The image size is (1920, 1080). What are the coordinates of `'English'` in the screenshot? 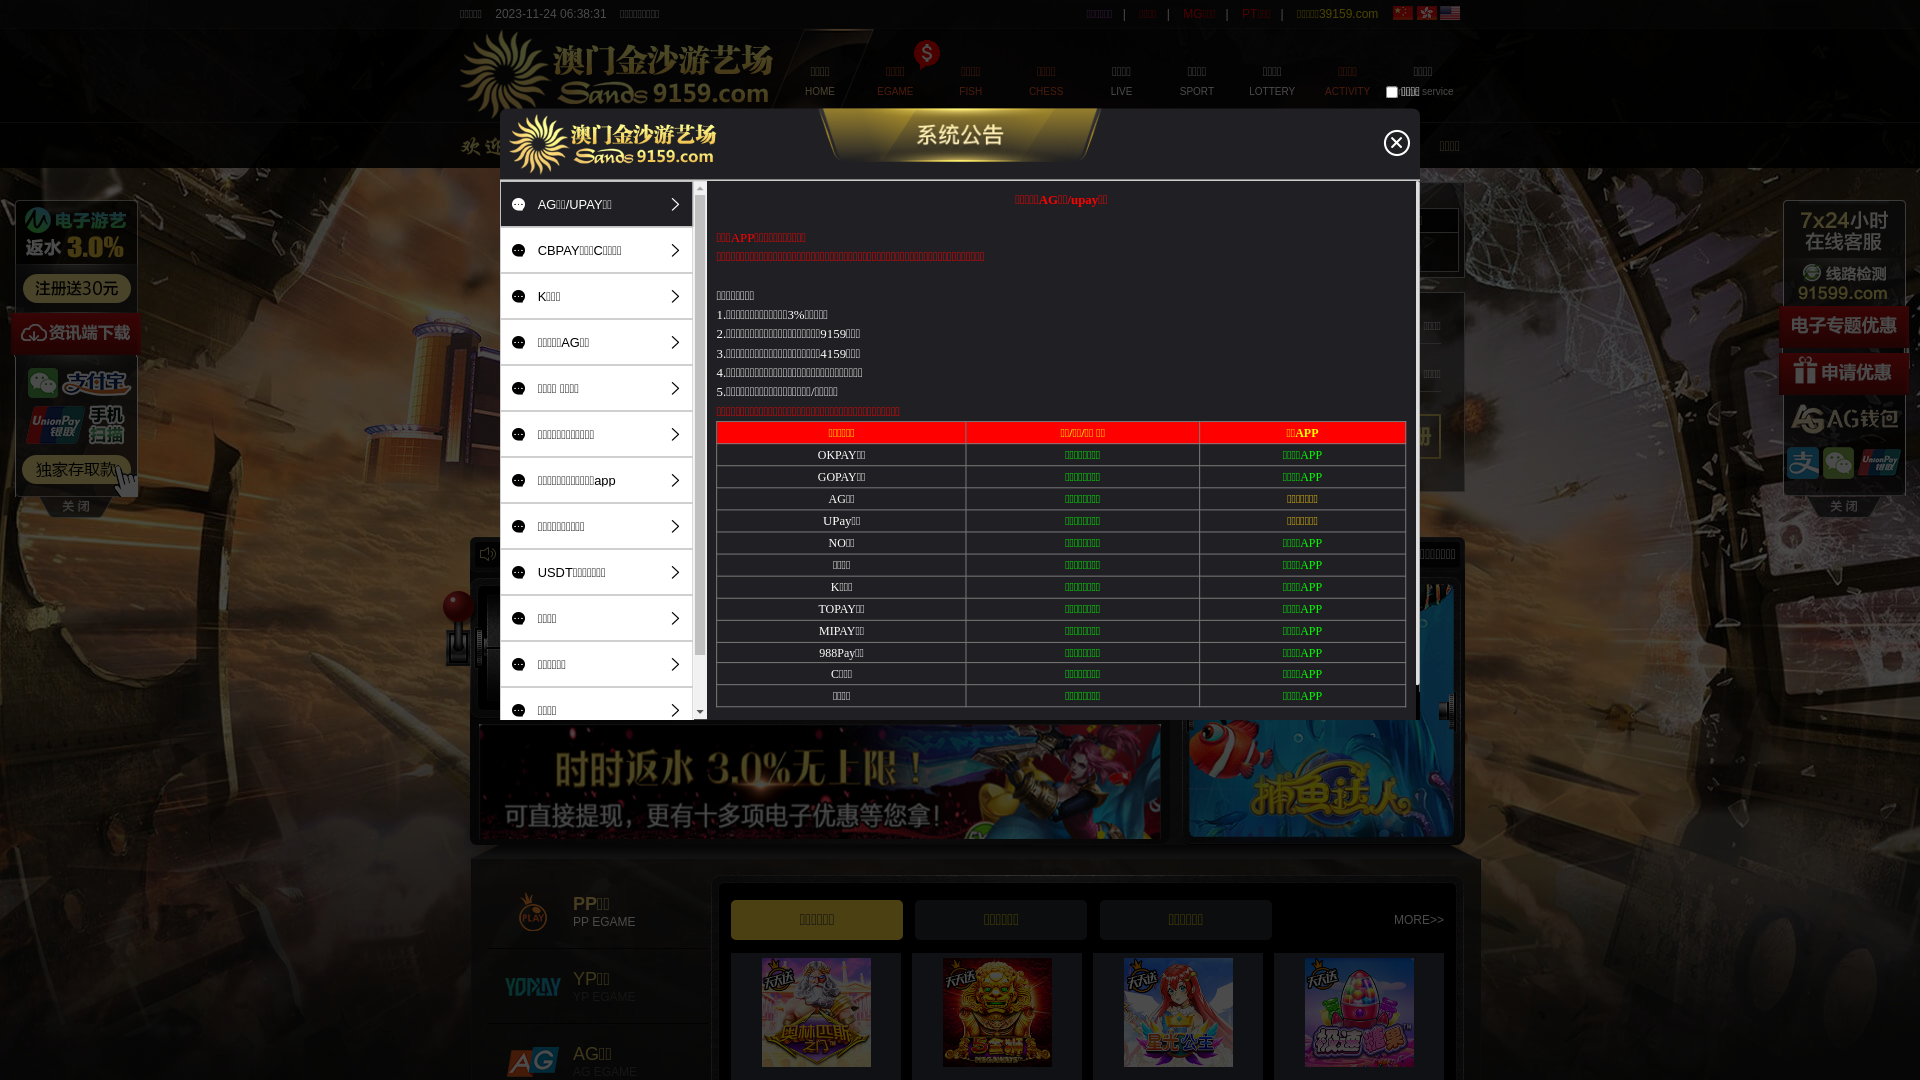 It's located at (1449, 12).